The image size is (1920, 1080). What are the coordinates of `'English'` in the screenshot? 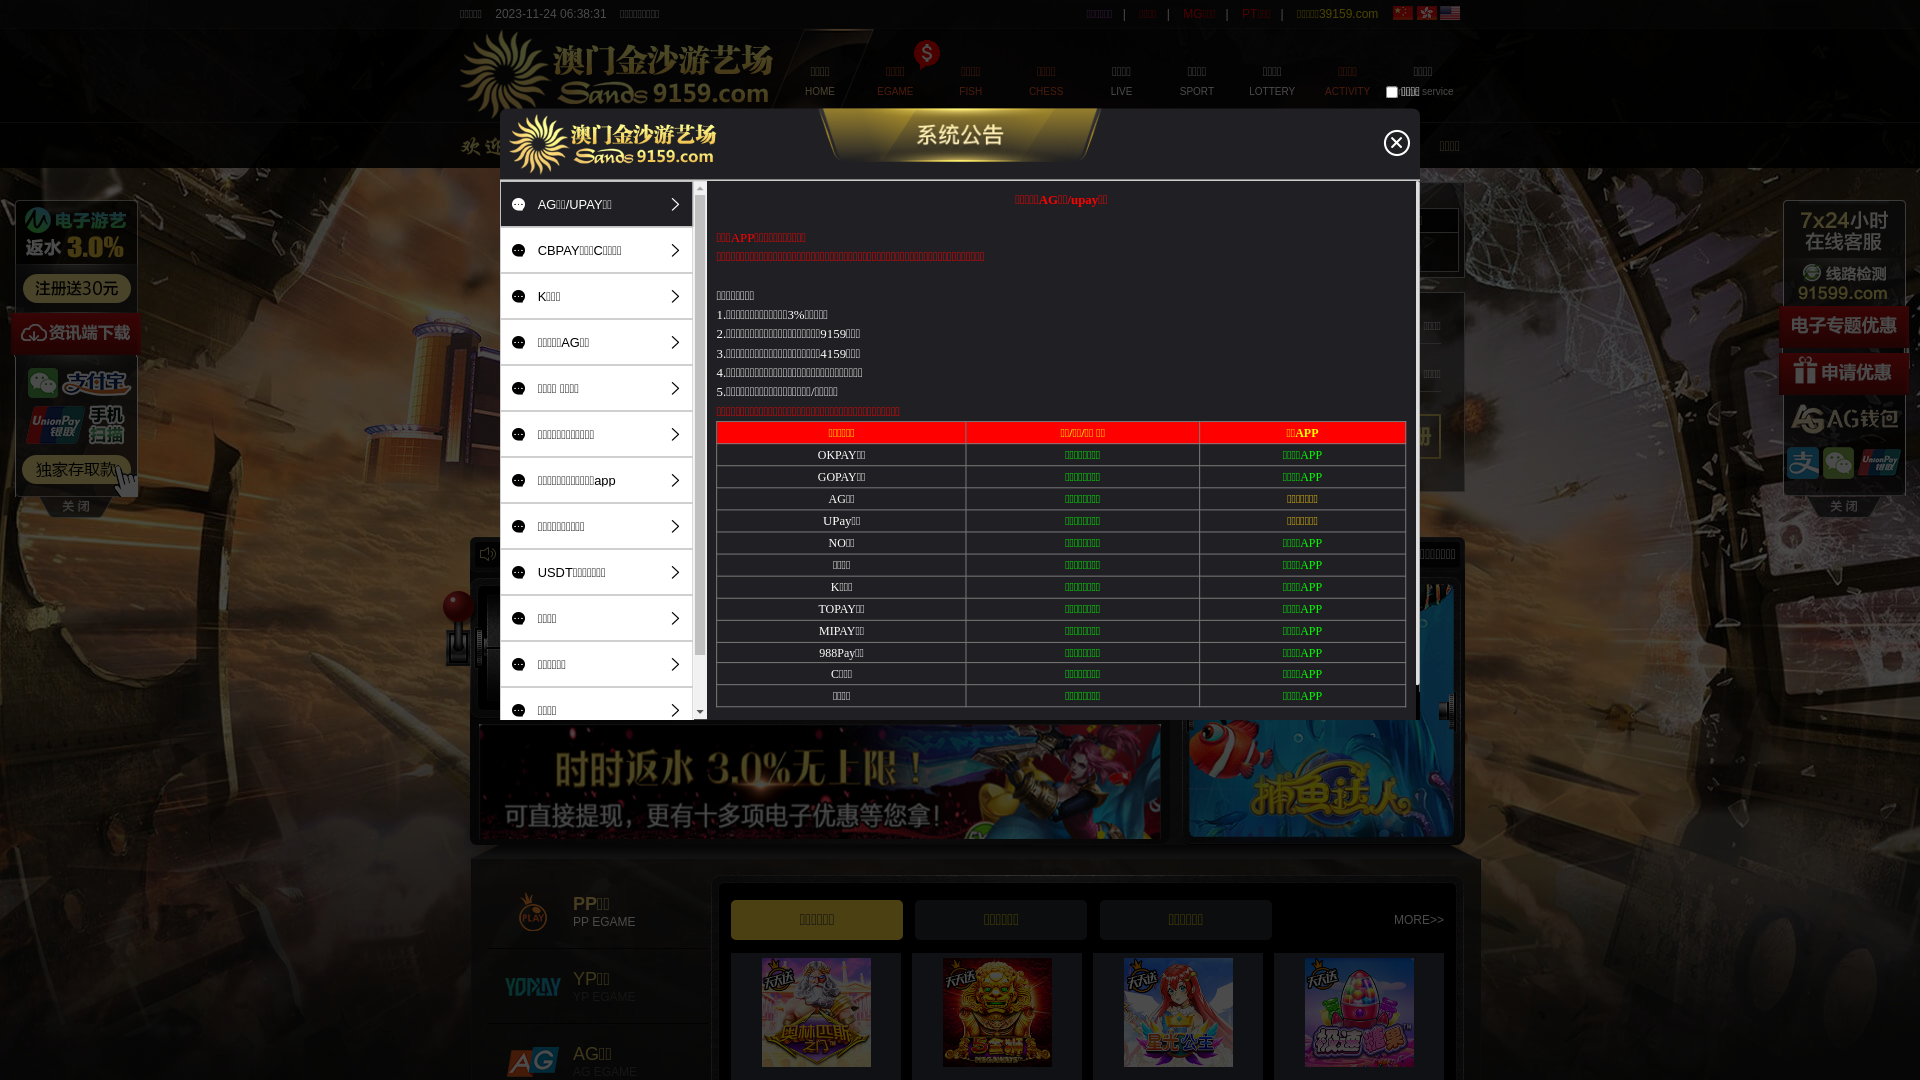 It's located at (1449, 12).